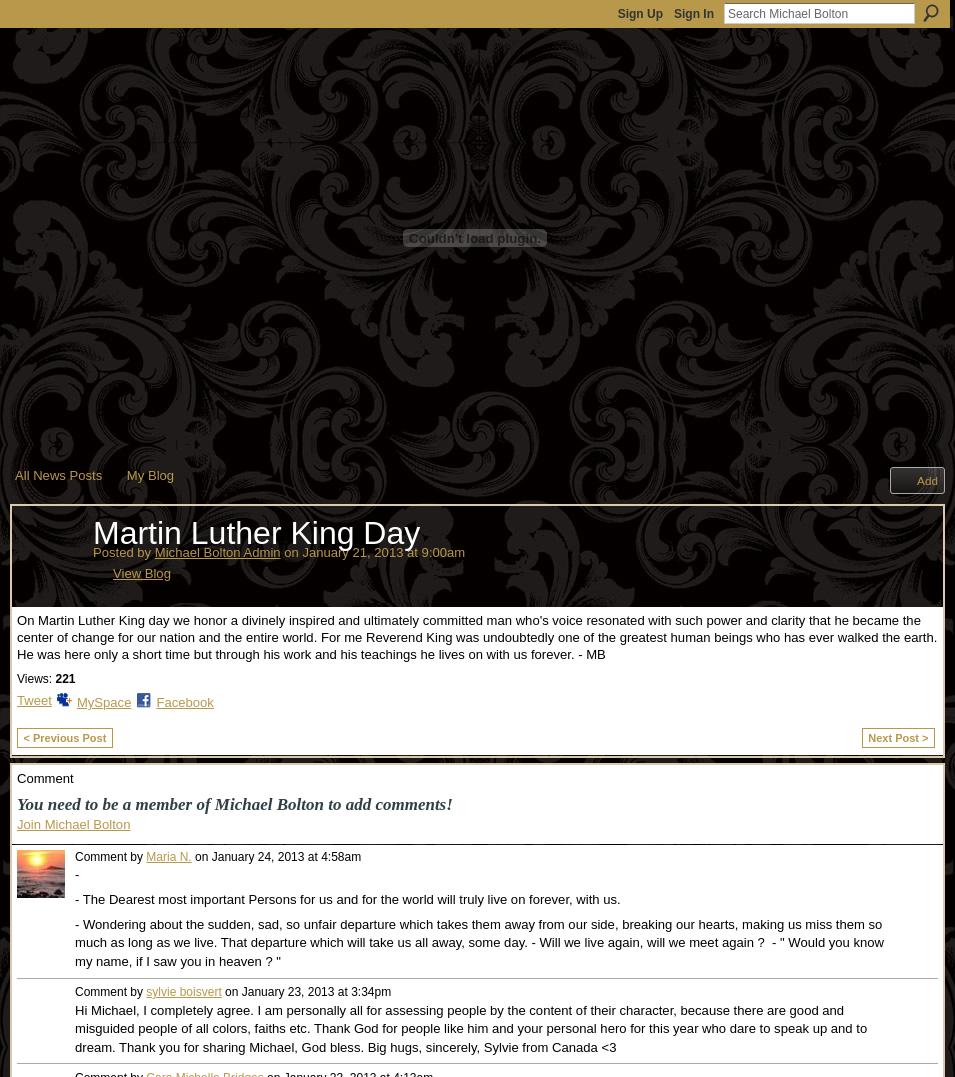 Image resolution: width=955 pixels, height=1077 pixels. I want to click on '- The Dearest most important Persons for us and for the world will truly live on forever, with us.', so click(346, 899).